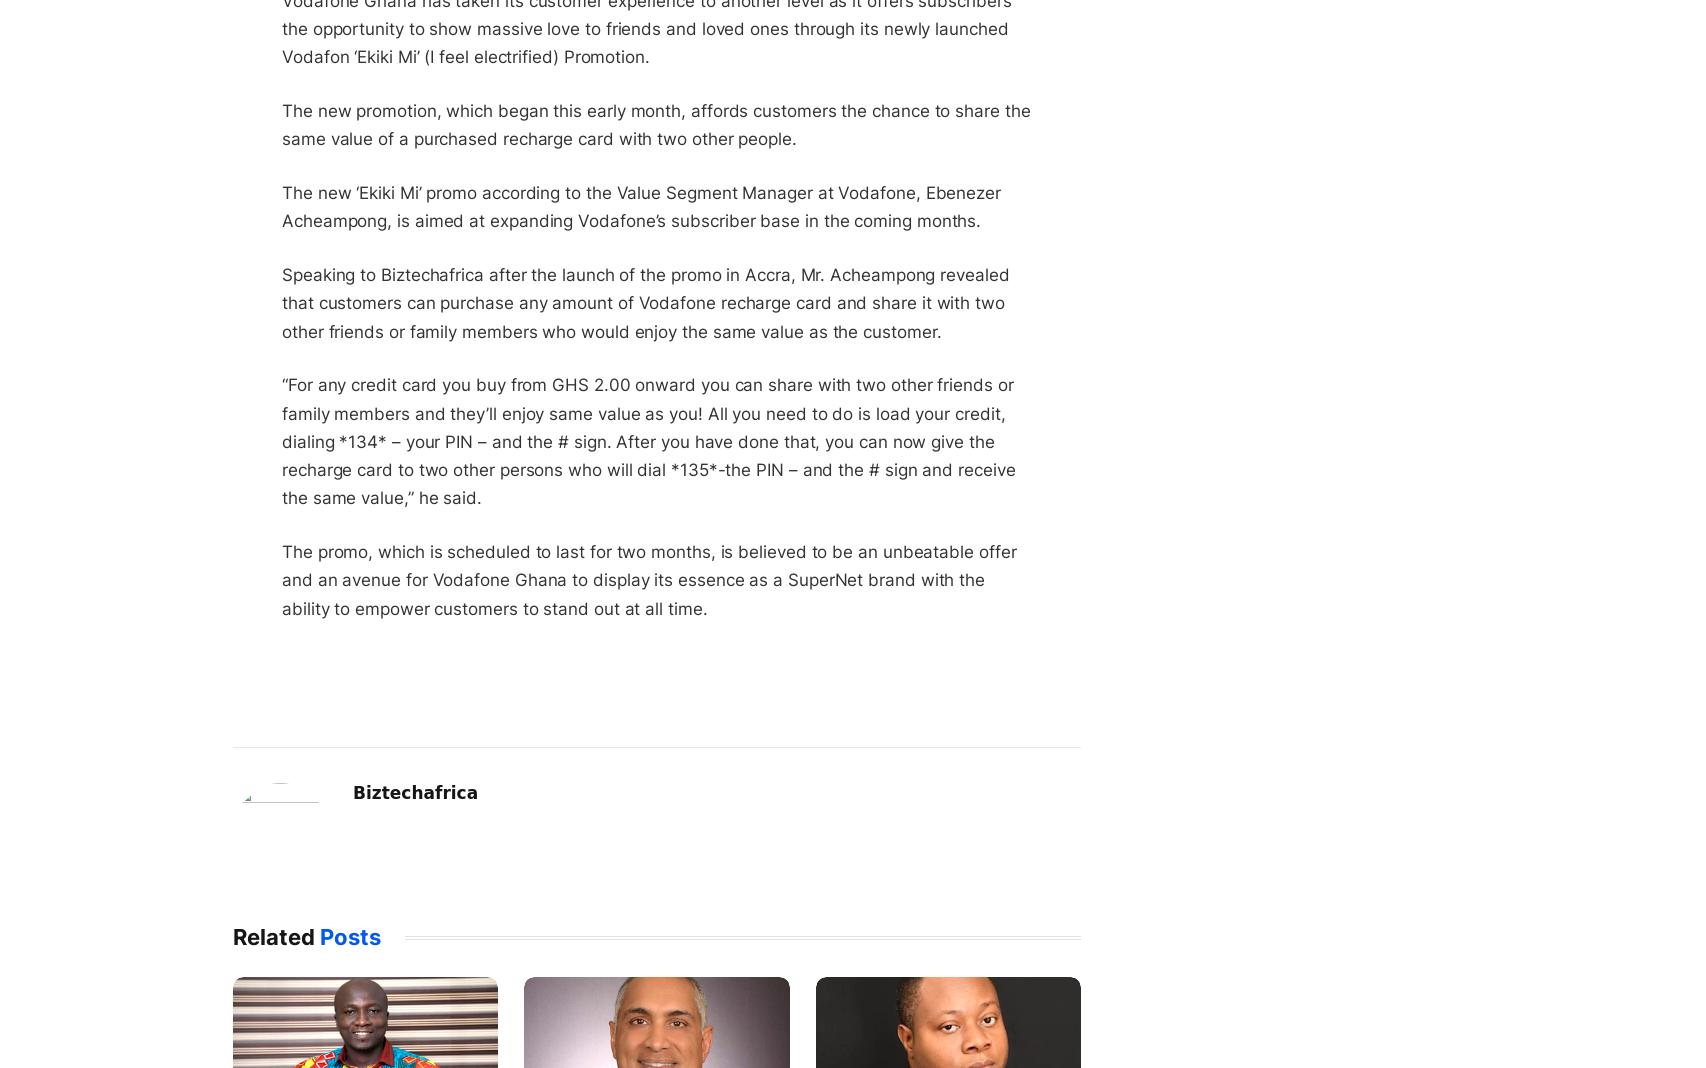  Describe the element at coordinates (639, 206) in the screenshot. I see `'The new ‘Ekiki Mi’ promo according to the Value Segment Manager at Vodafone, Ebenezer Acheampong, is aimed at expanding Vodafone’s subscriber base in the coming months.'` at that location.